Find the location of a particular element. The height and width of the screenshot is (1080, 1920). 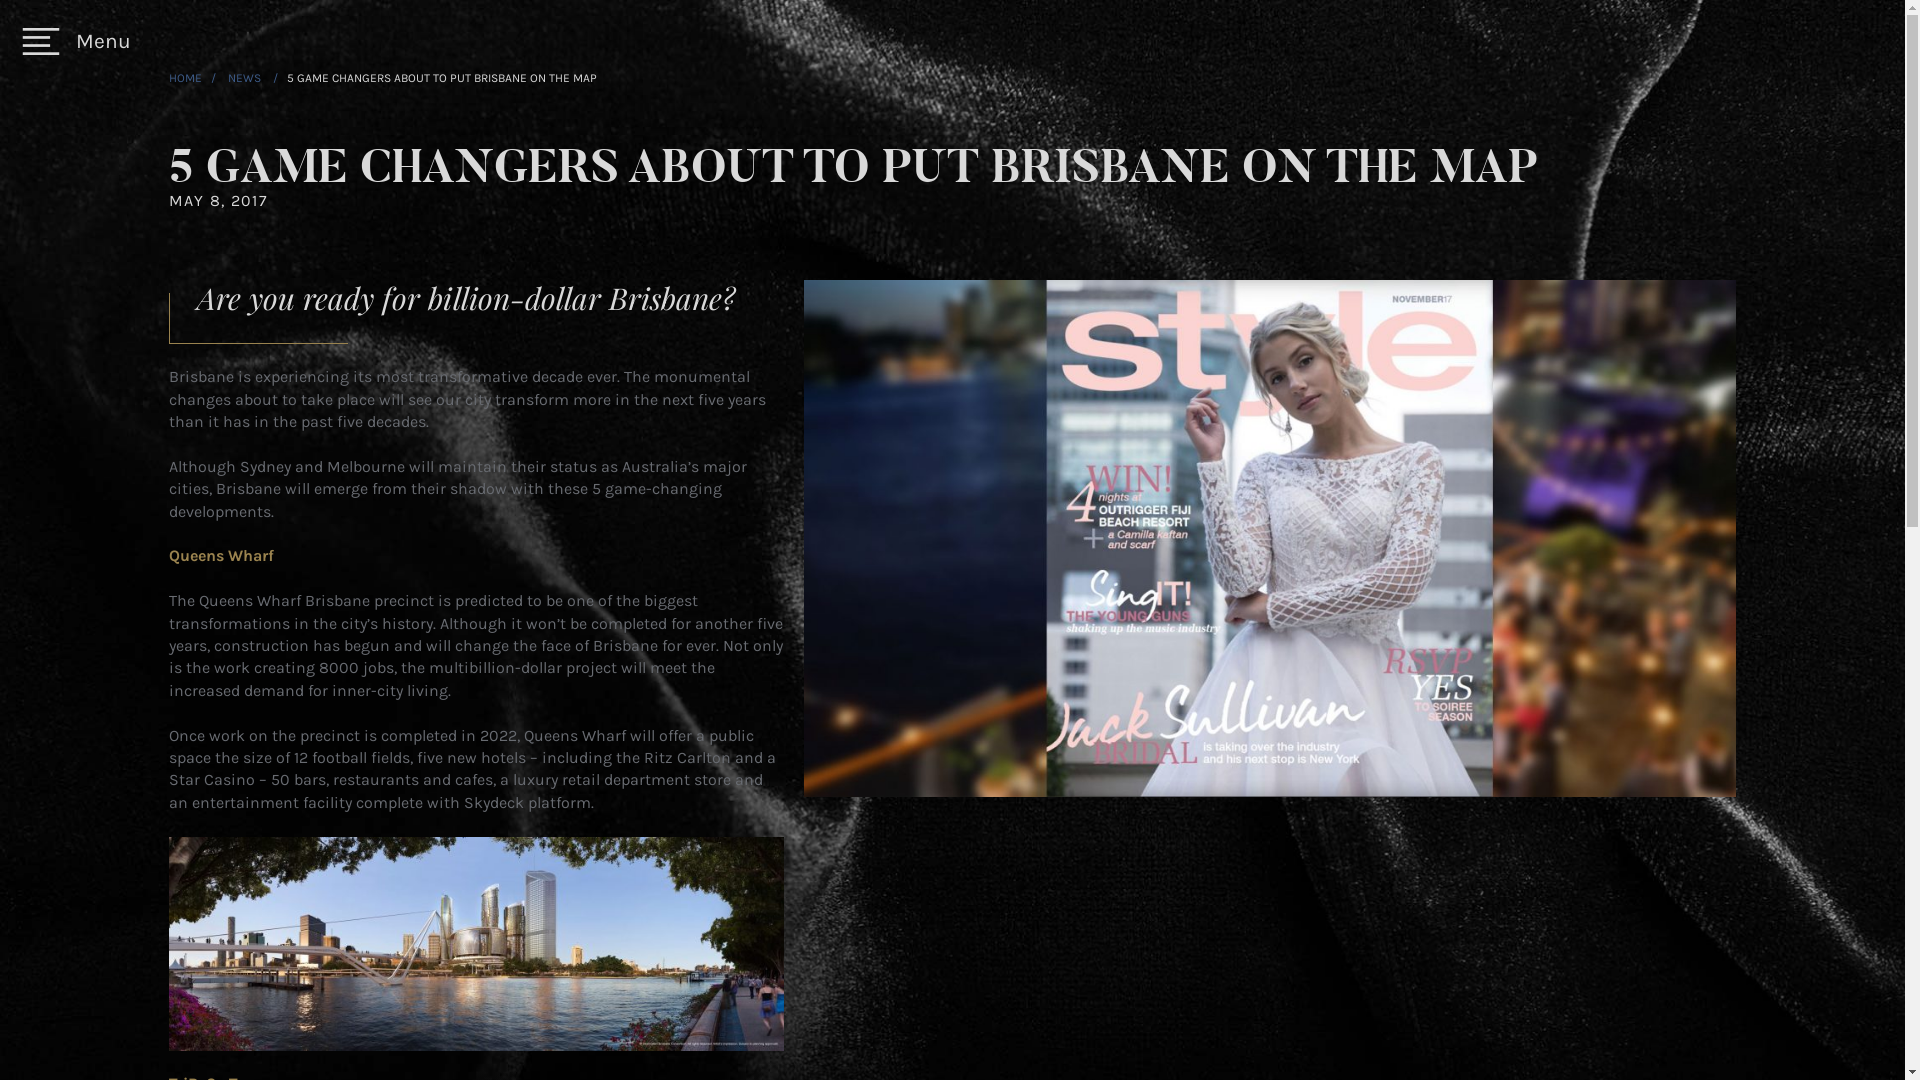

'NEWS' is located at coordinates (227, 76).